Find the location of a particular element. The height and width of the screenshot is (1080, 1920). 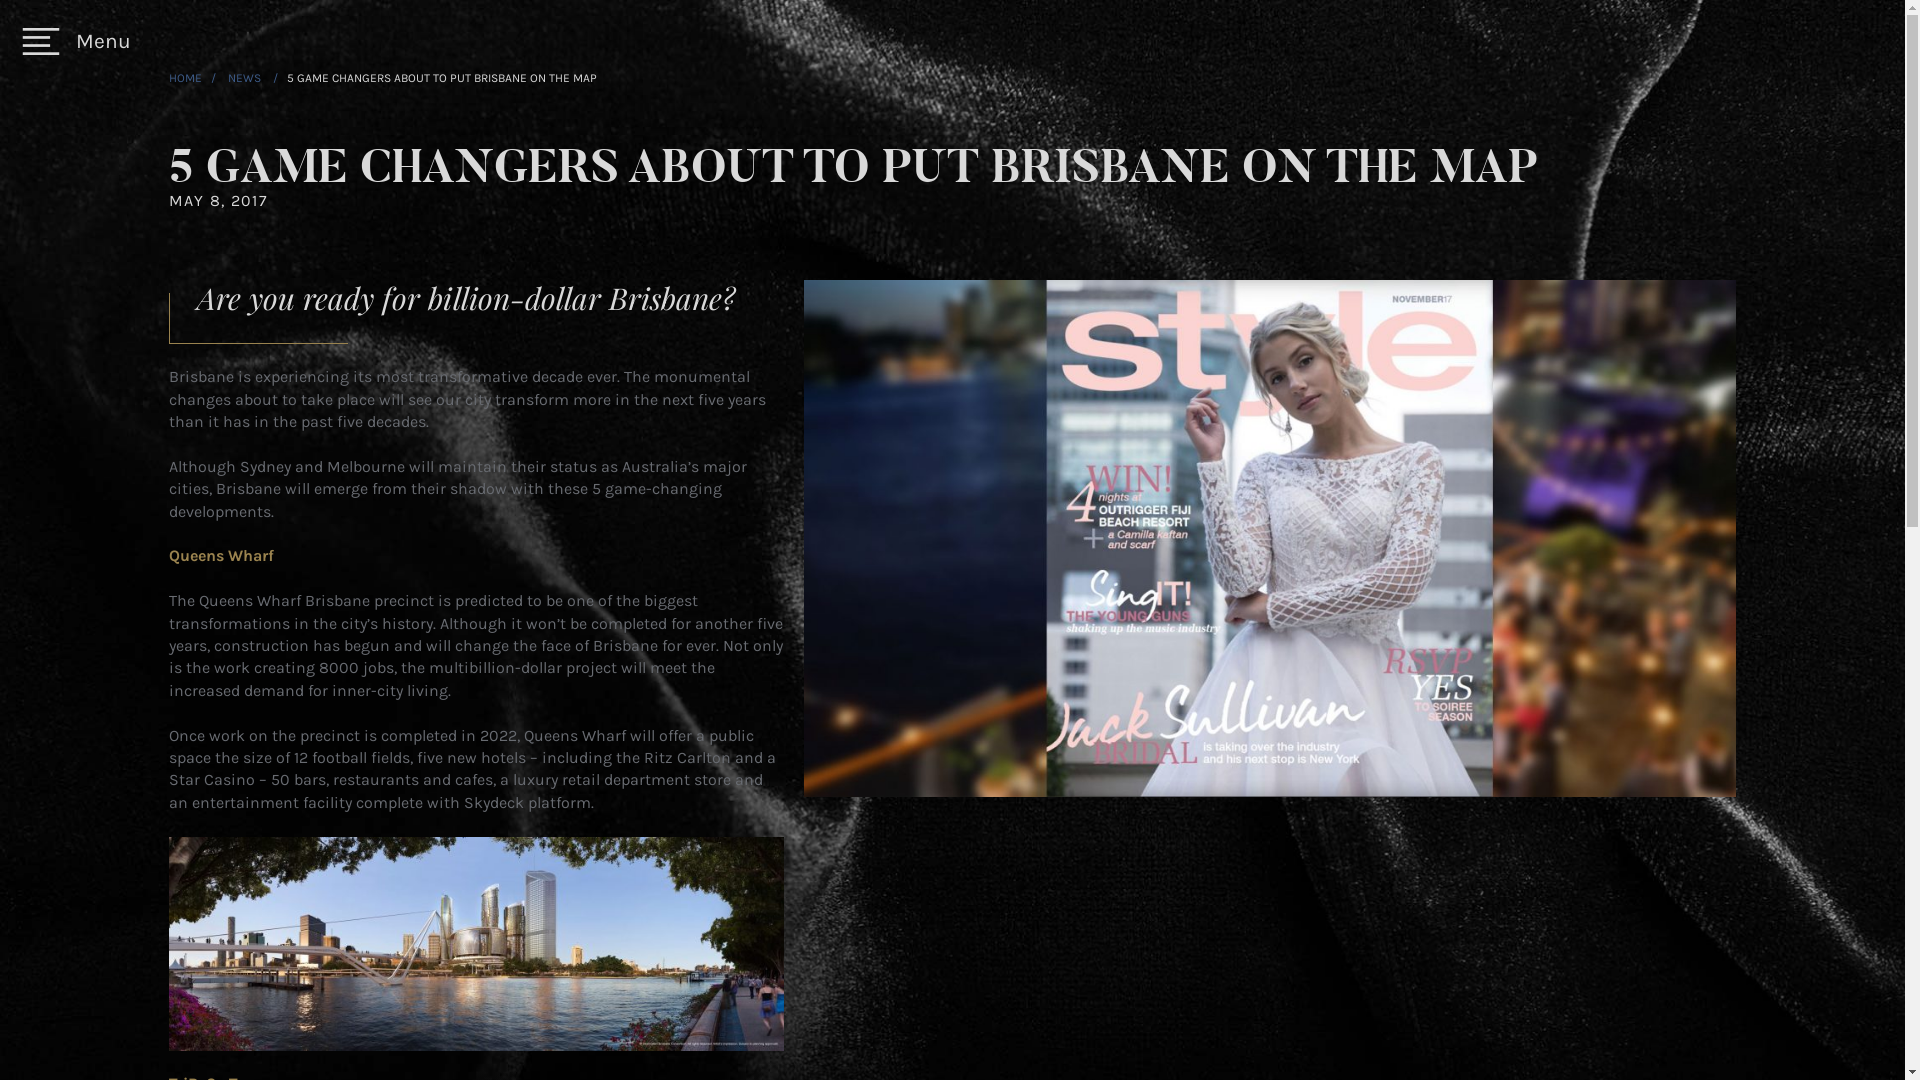

'NEWS' is located at coordinates (227, 76).